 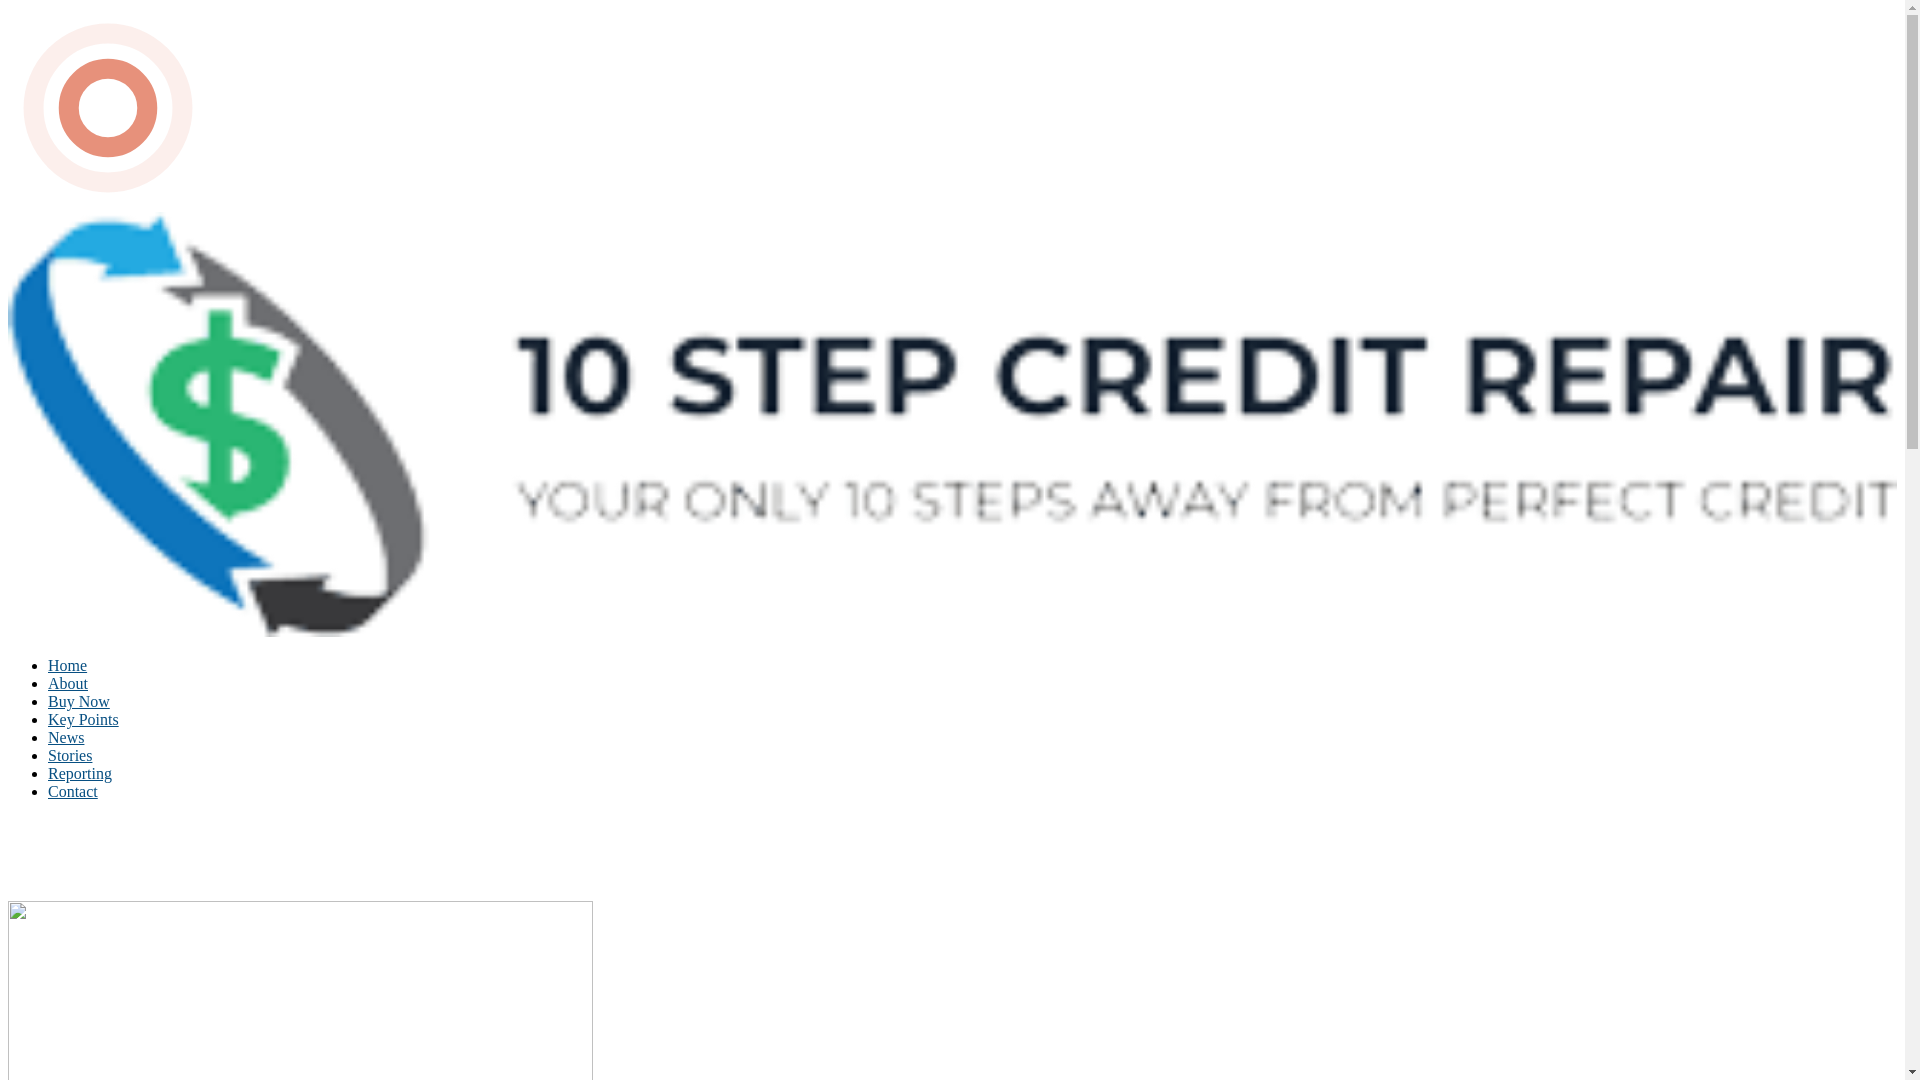 I want to click on 'News', so click(x=66, y=737).